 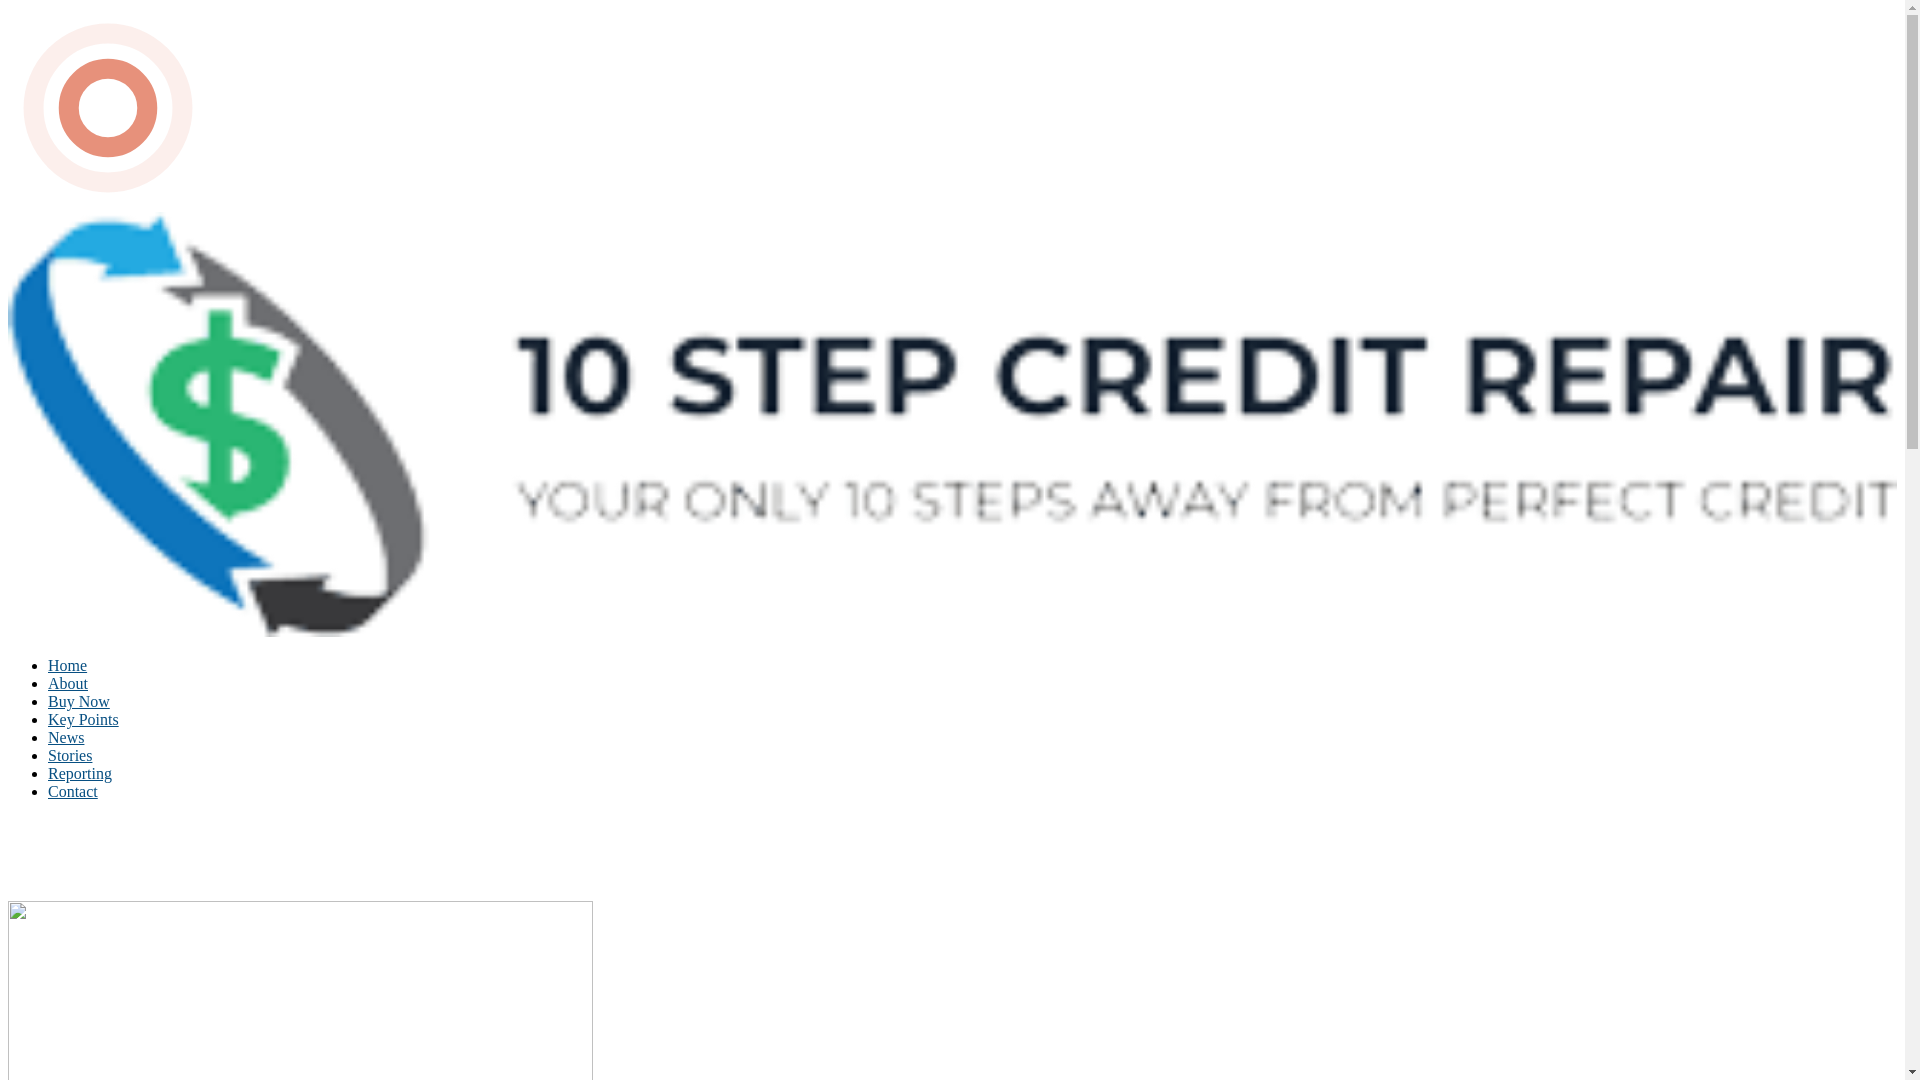 I want to click on 'News', so click(x=66, y=737).